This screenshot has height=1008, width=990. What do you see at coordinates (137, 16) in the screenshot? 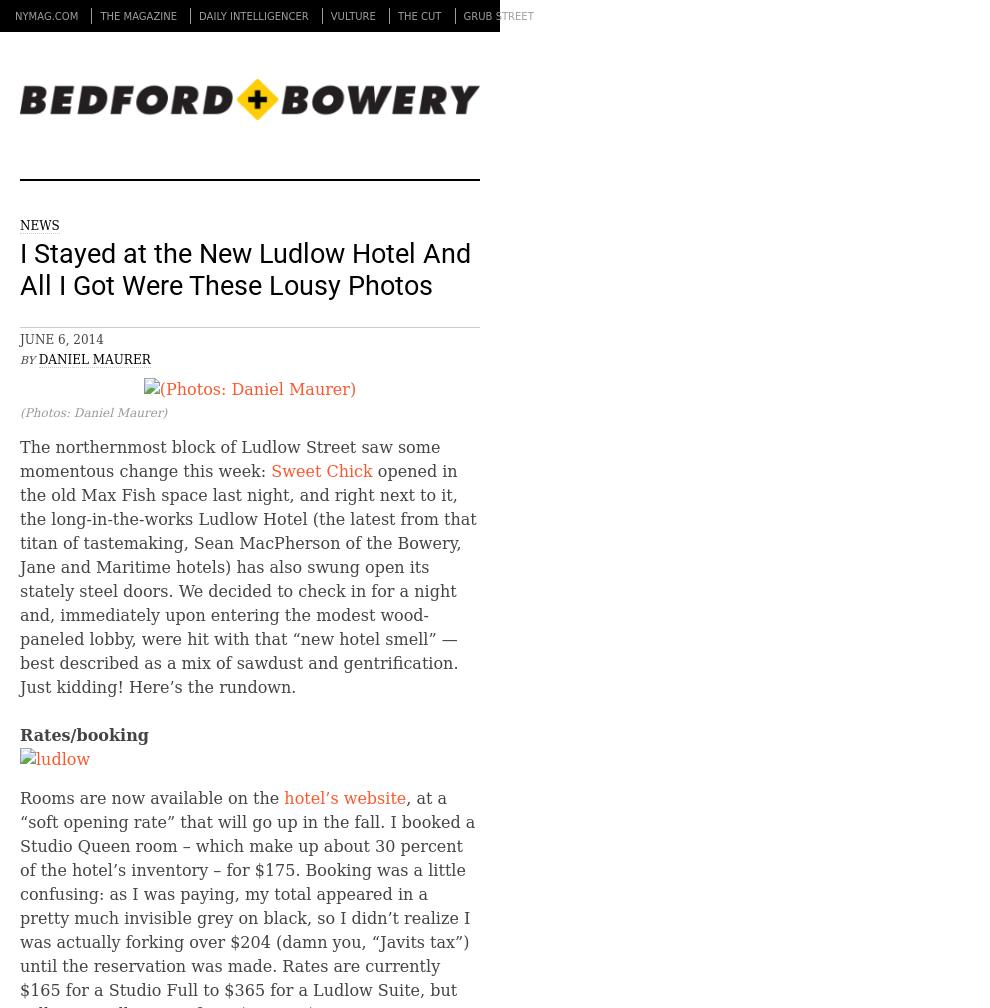
I see `'The Magazine'` at bounding box center [137, 16].